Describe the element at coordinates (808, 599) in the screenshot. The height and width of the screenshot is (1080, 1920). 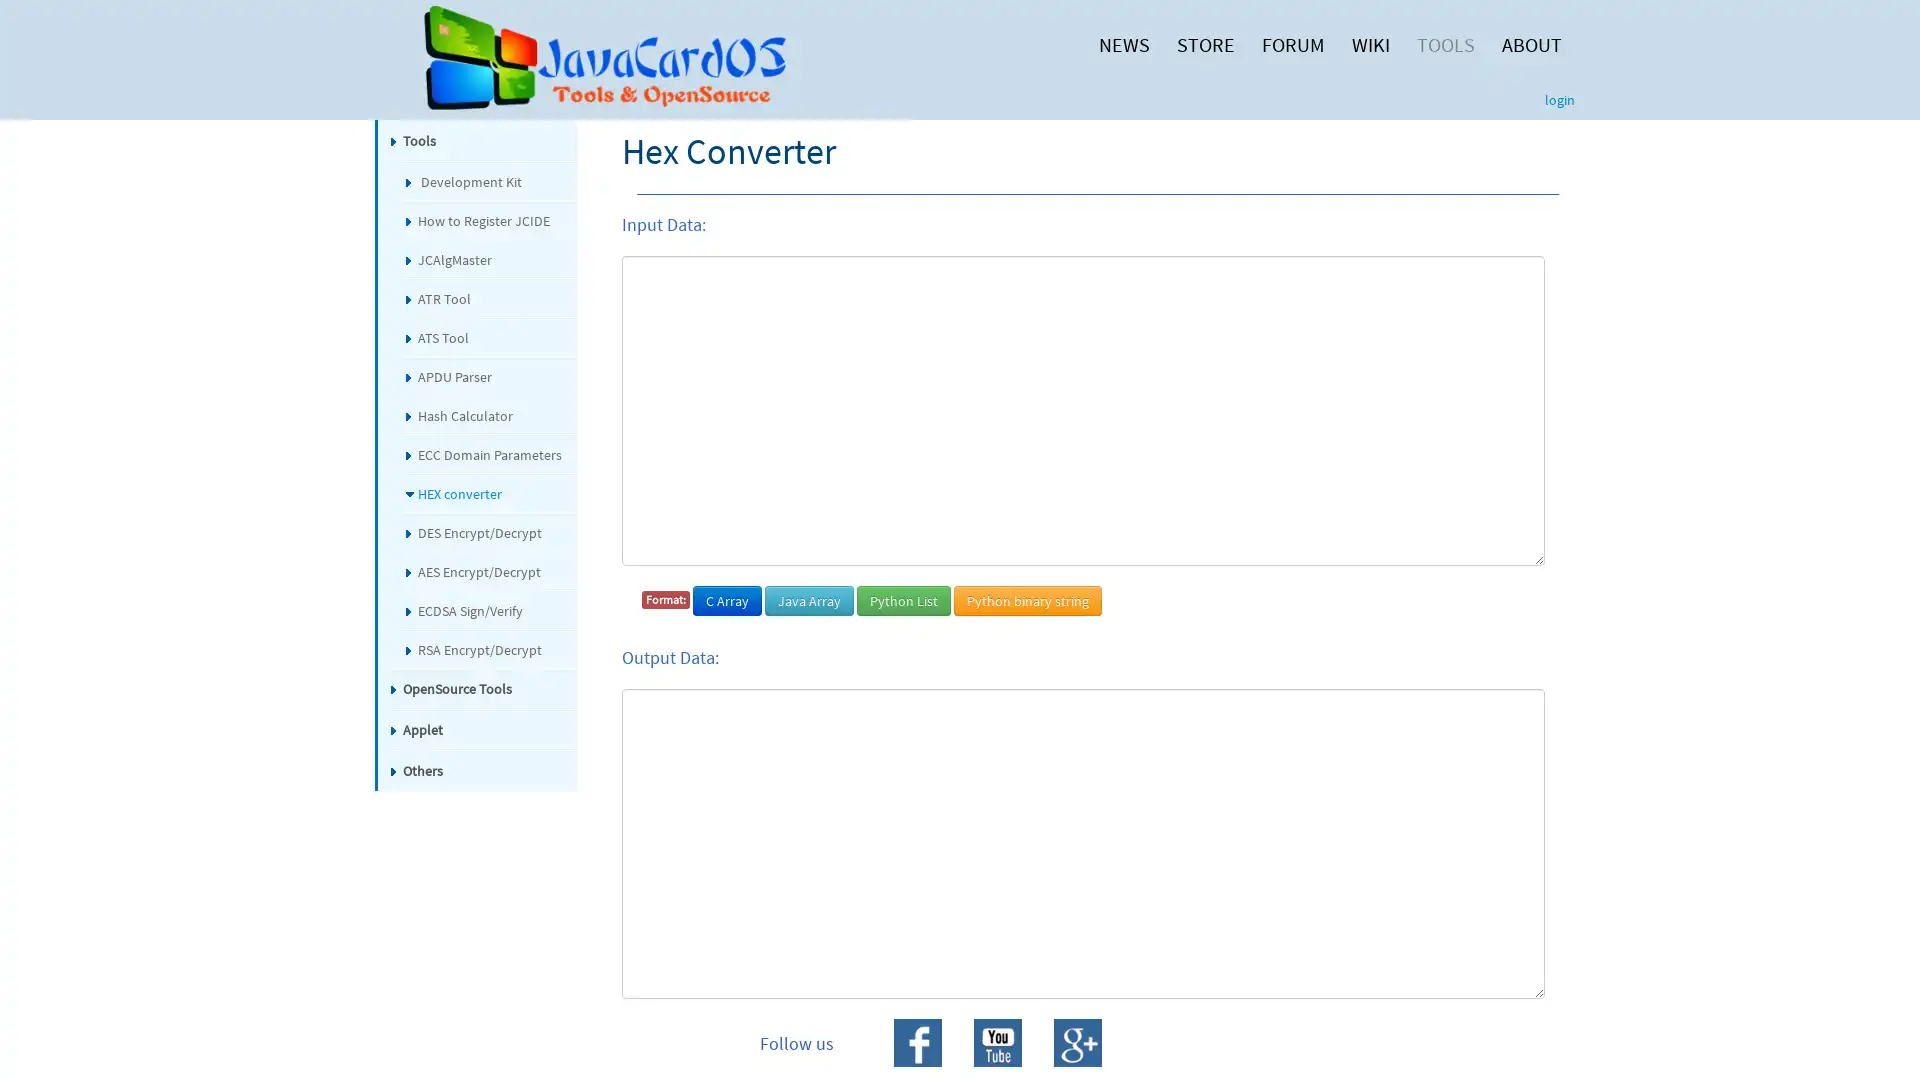
I see `Java Array` at that location.